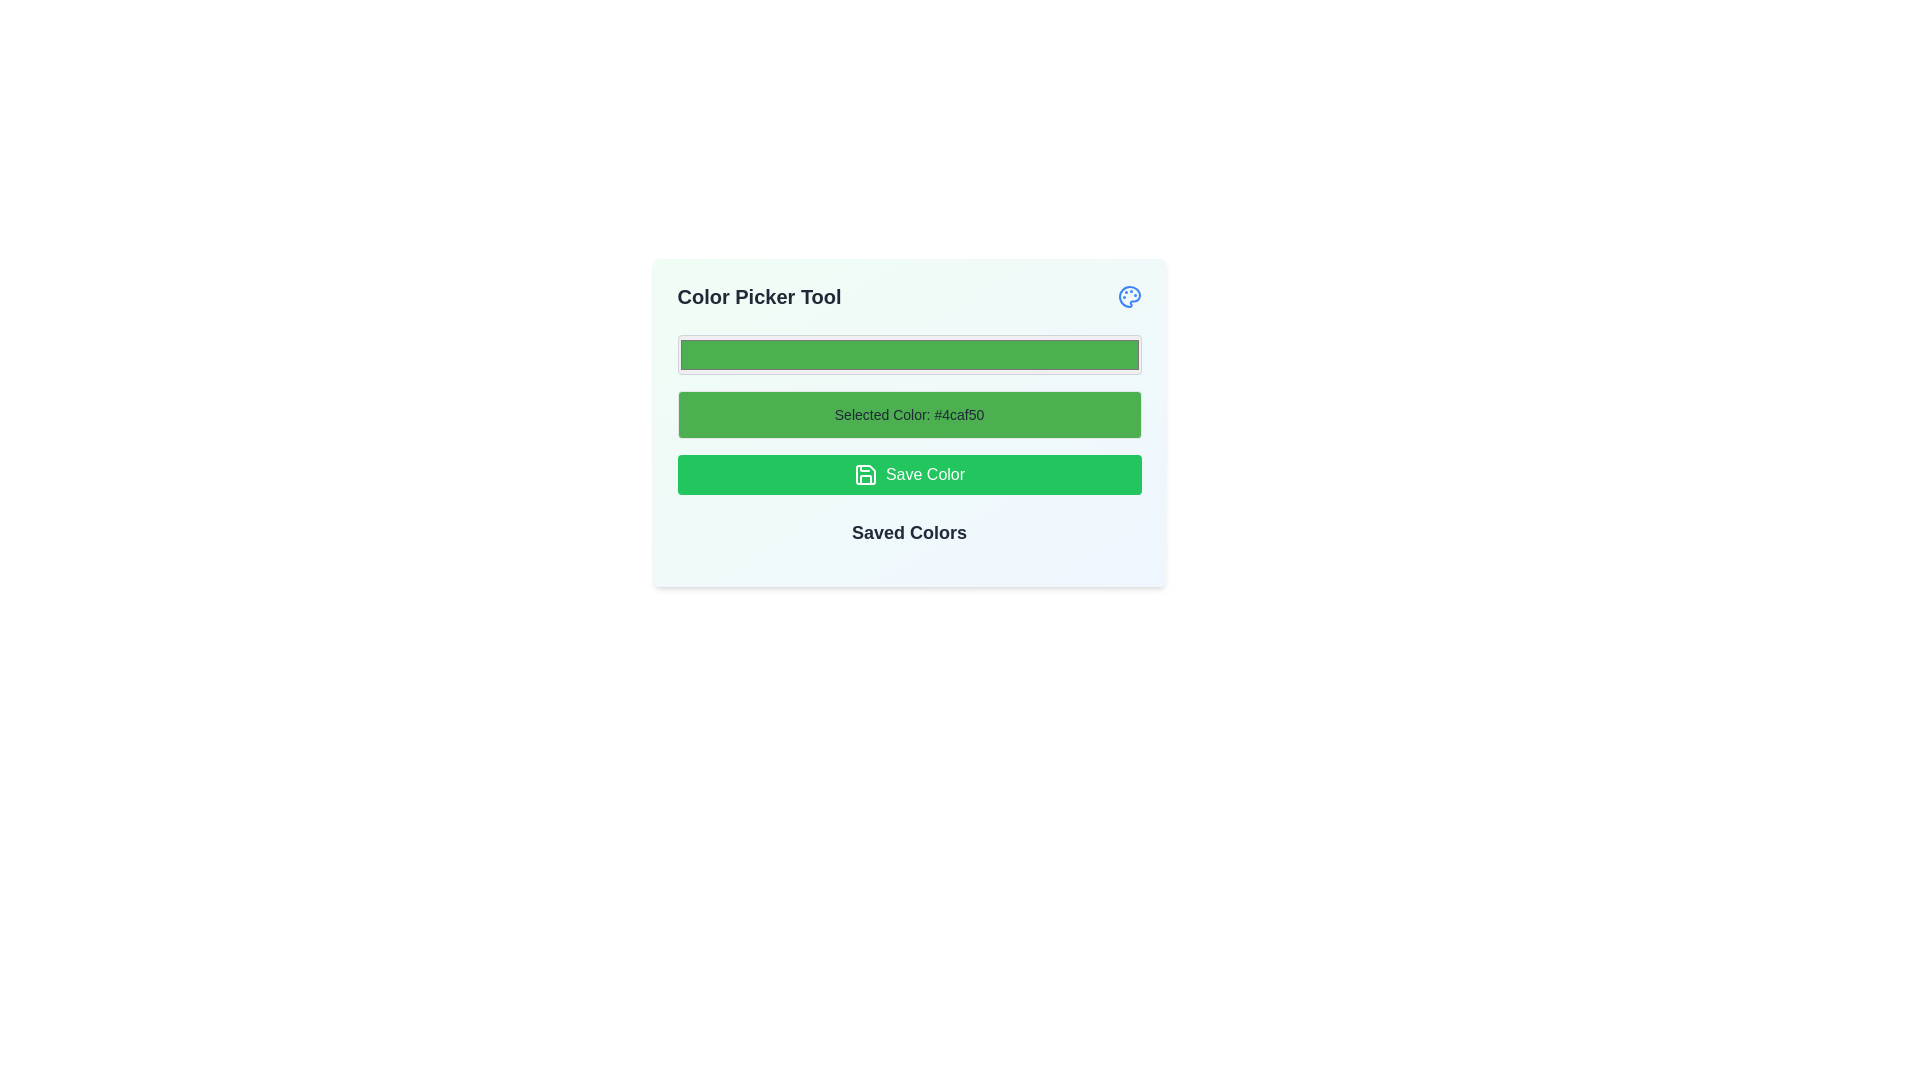 The image size is (1920, 1080). I want to click on the 'Saved Colors' static text label, which is styled in dark gray with a large bold font and is positioned directly below the 'Save Color' button, so click(908, 540).